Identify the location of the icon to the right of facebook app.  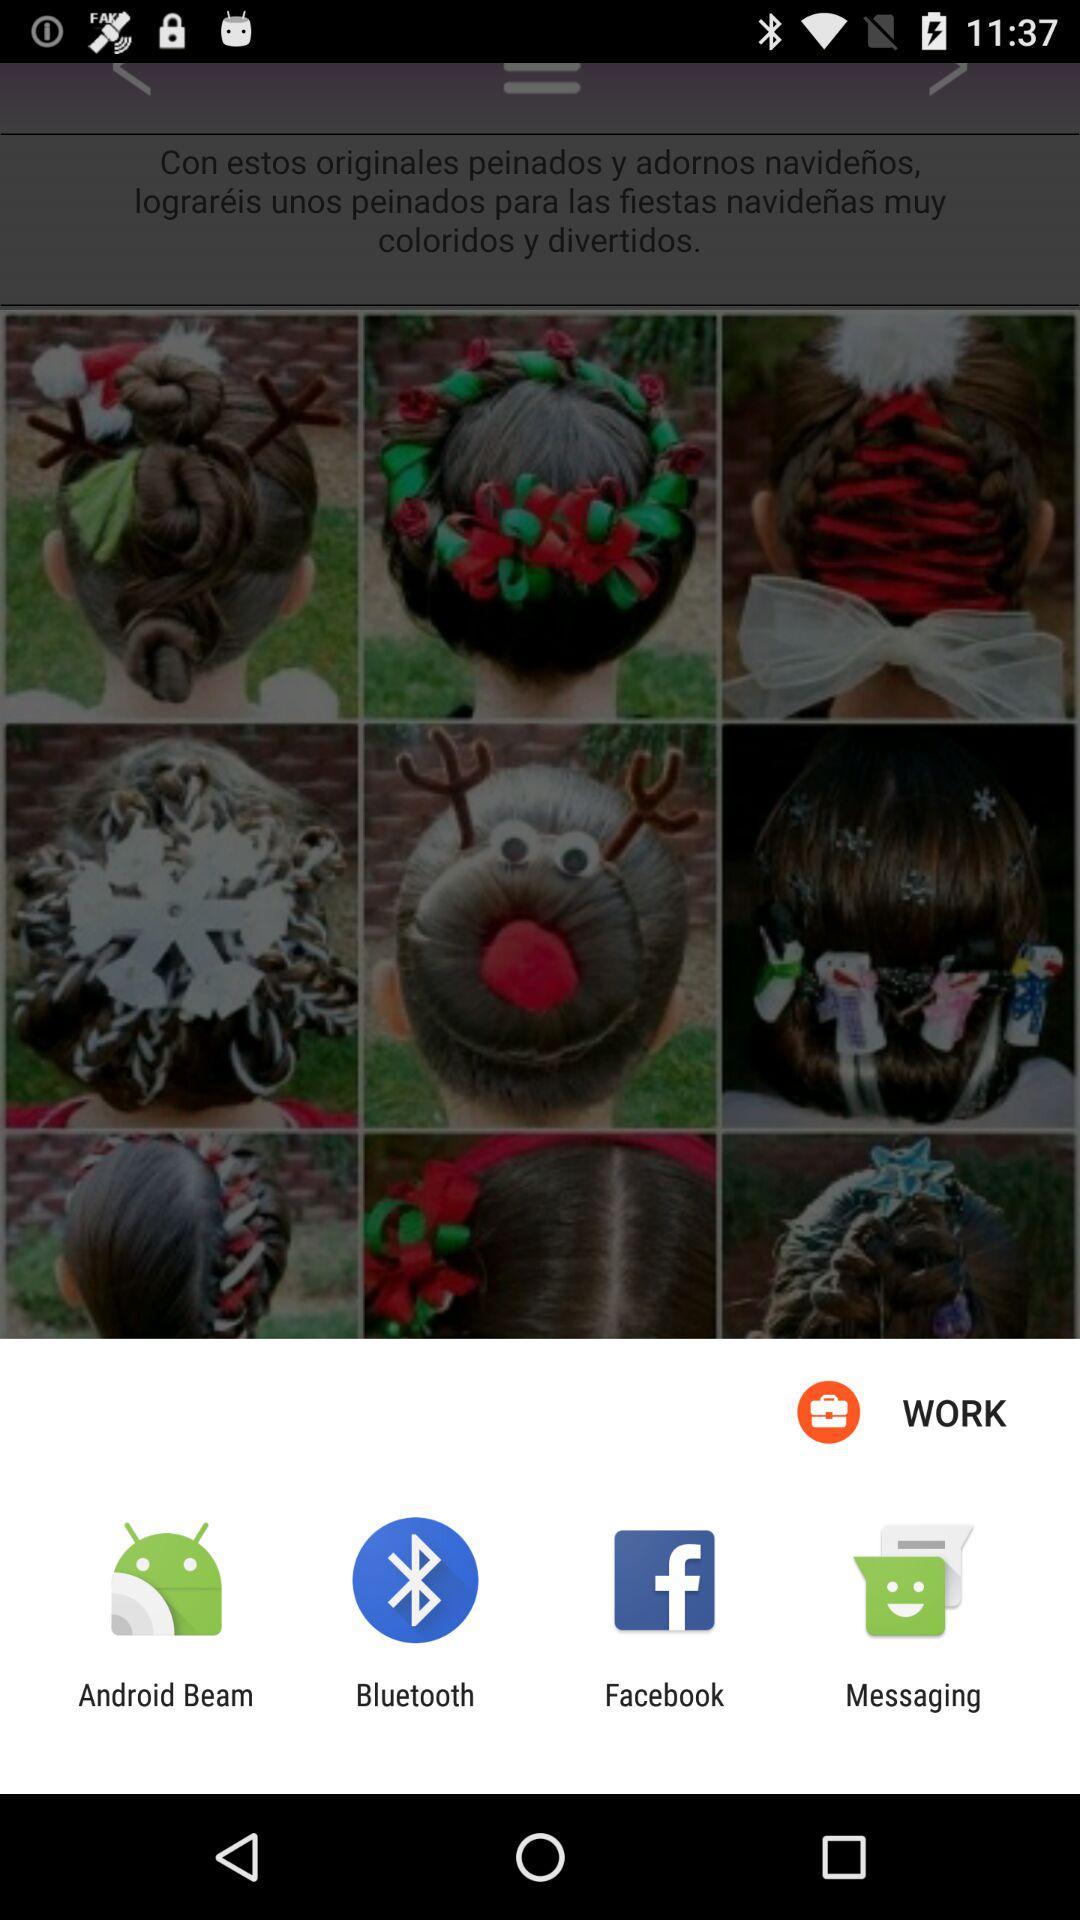
(913, 1711).